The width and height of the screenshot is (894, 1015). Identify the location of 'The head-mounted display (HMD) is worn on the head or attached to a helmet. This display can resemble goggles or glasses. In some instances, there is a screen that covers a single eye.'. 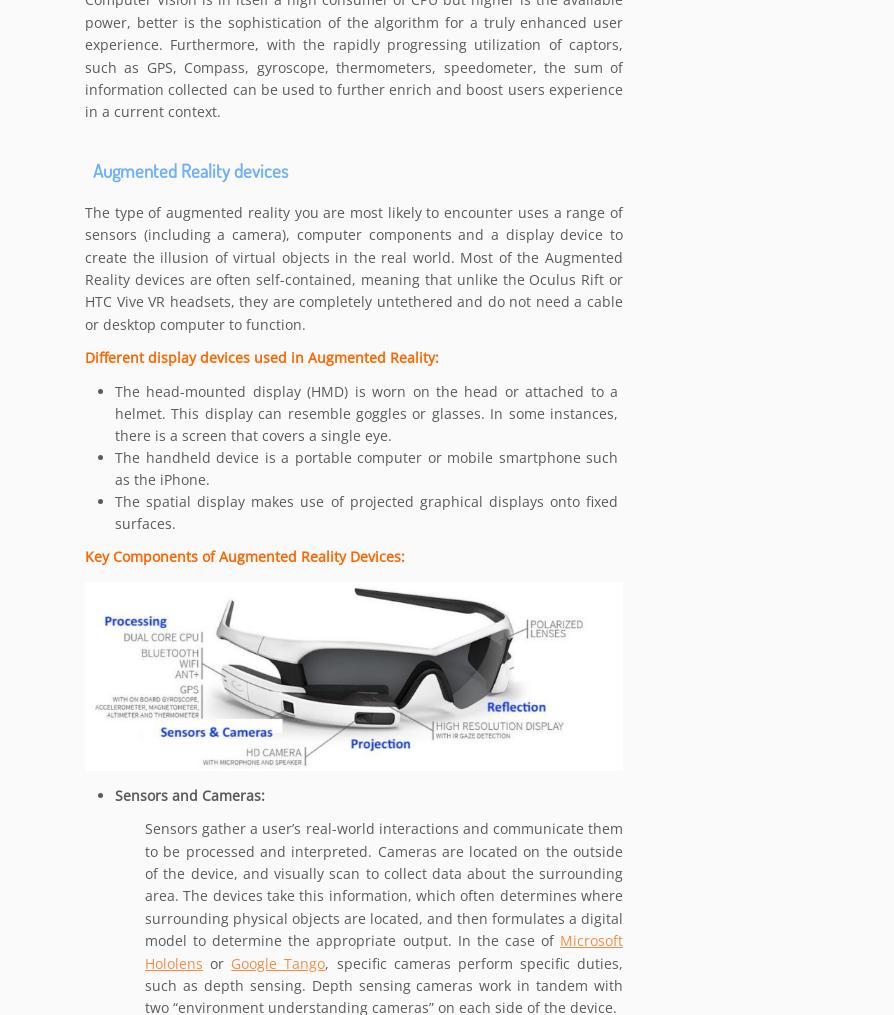
(365, 414).